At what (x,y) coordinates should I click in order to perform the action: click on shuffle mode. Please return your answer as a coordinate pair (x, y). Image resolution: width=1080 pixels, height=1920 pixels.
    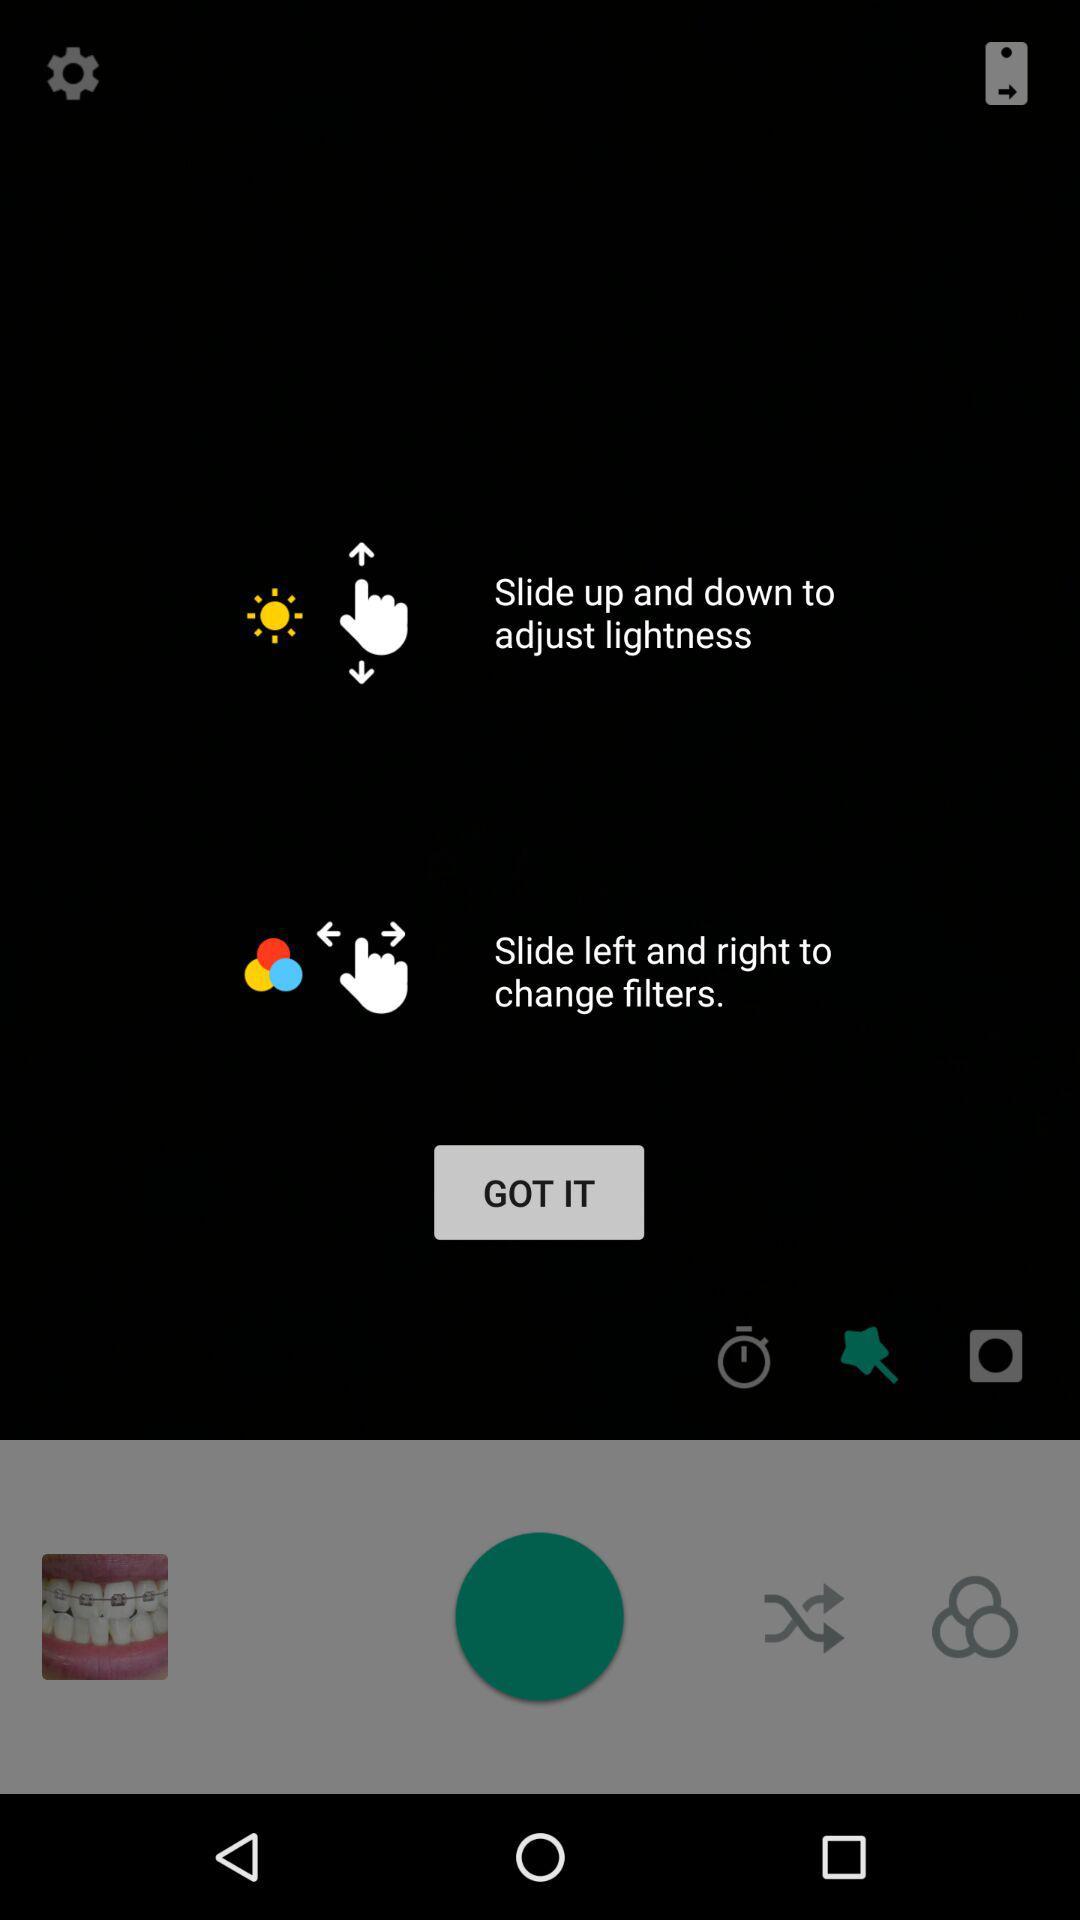
    Looking at the image, I should click on (805, 1617).